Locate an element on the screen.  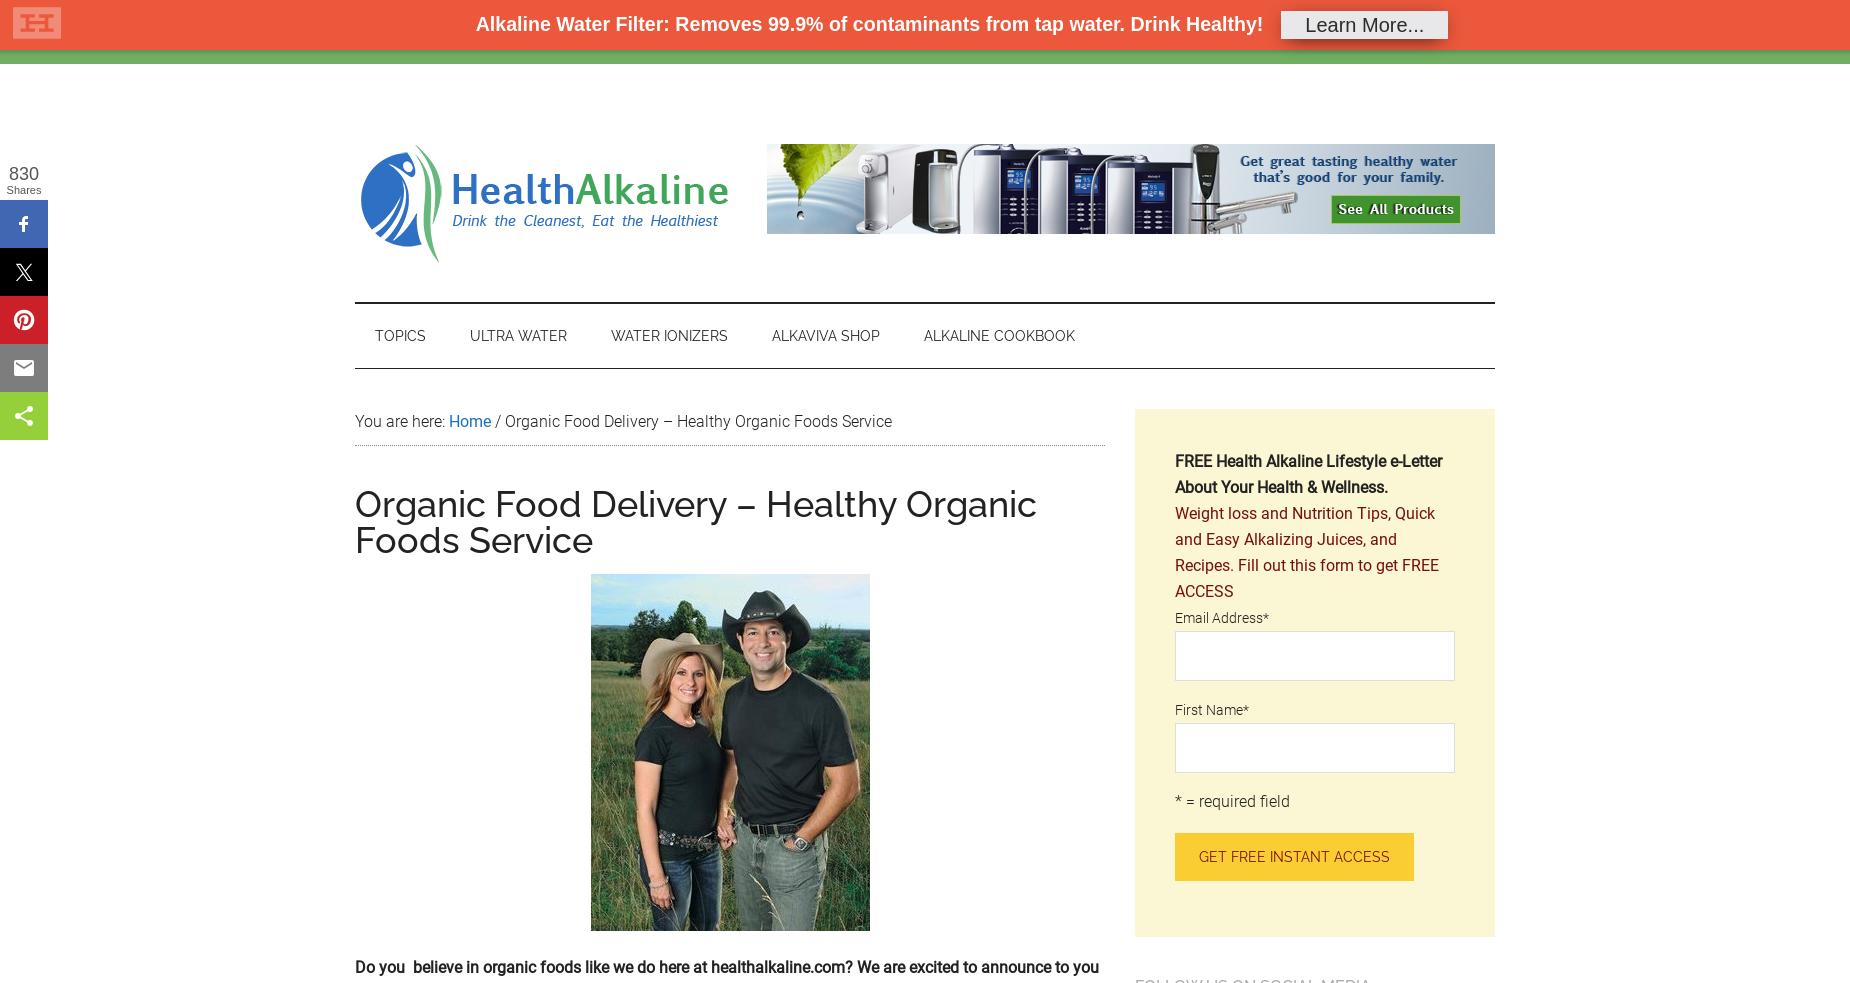
'Ultra Water' is located at coordinates (470, 334).